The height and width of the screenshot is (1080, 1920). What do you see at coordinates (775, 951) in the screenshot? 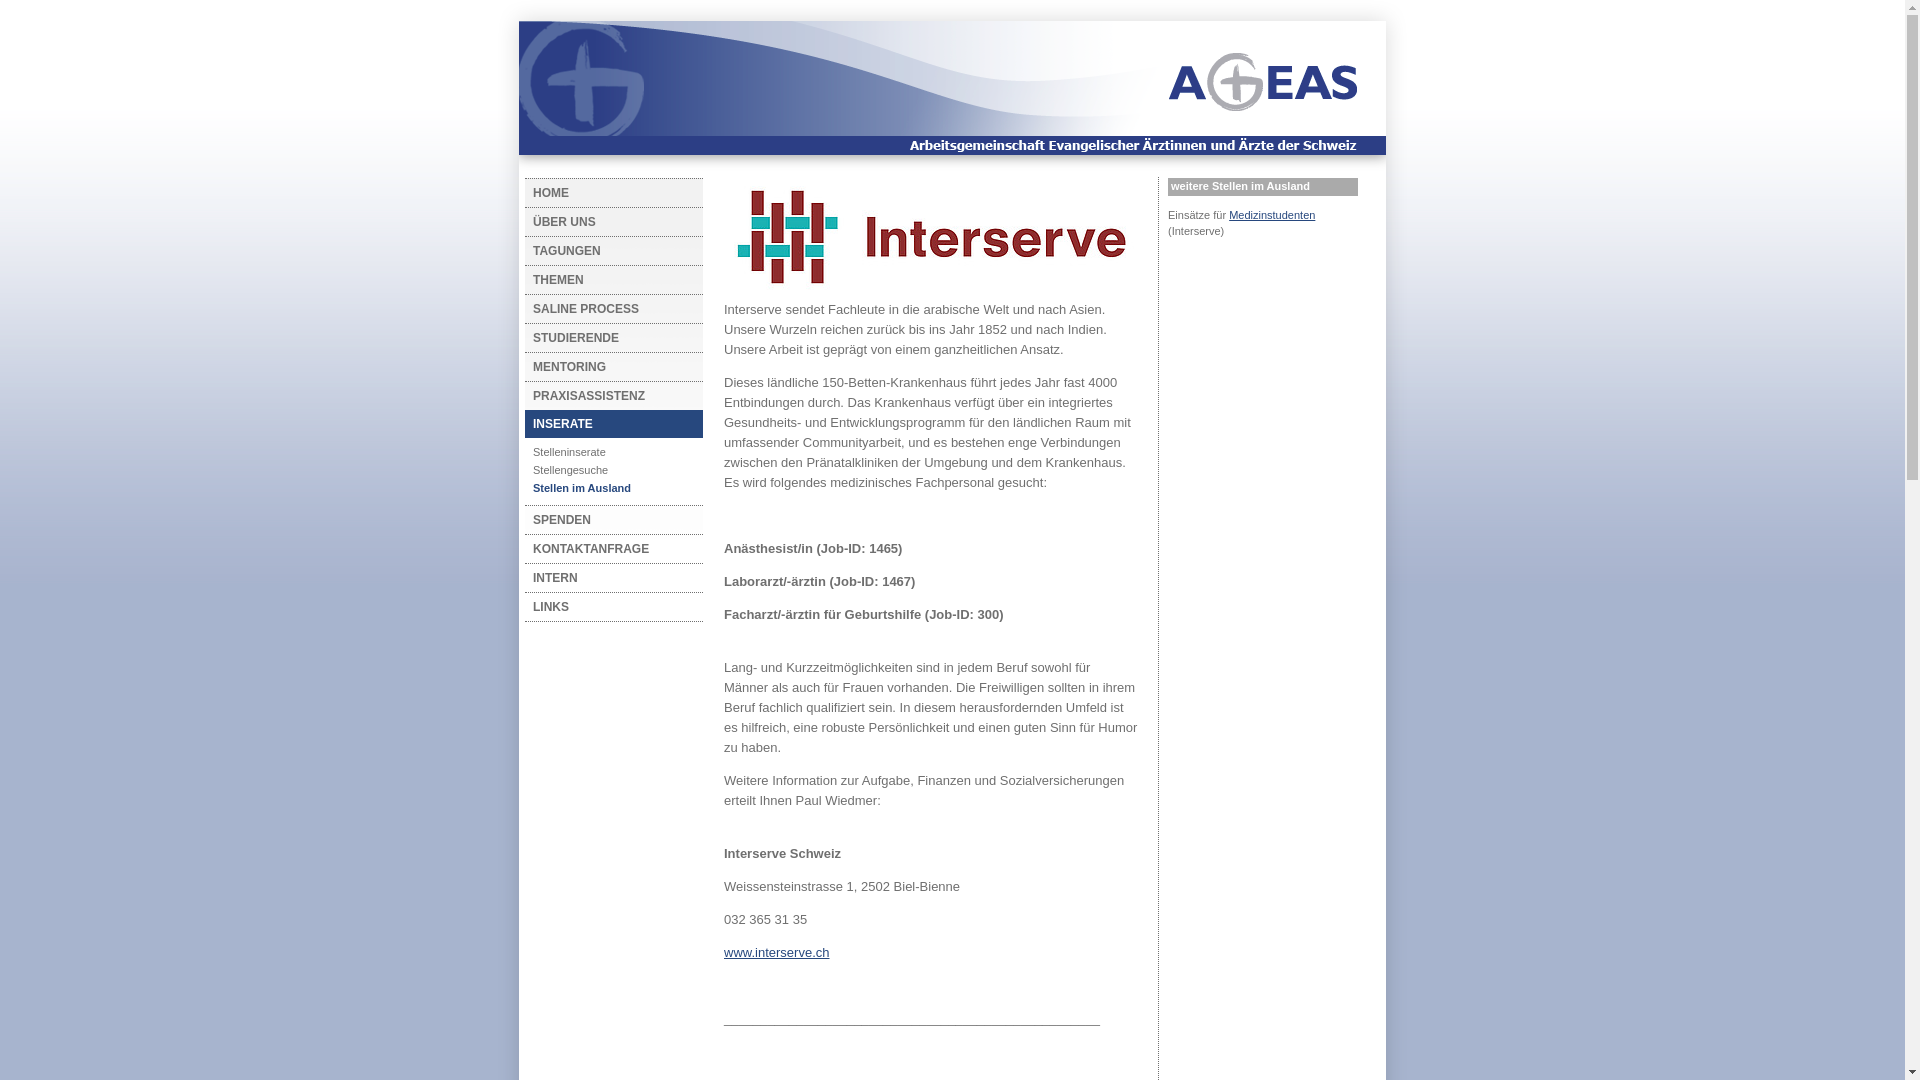
I see `'www.interserve.ch'` at bounding box center [775, 951].